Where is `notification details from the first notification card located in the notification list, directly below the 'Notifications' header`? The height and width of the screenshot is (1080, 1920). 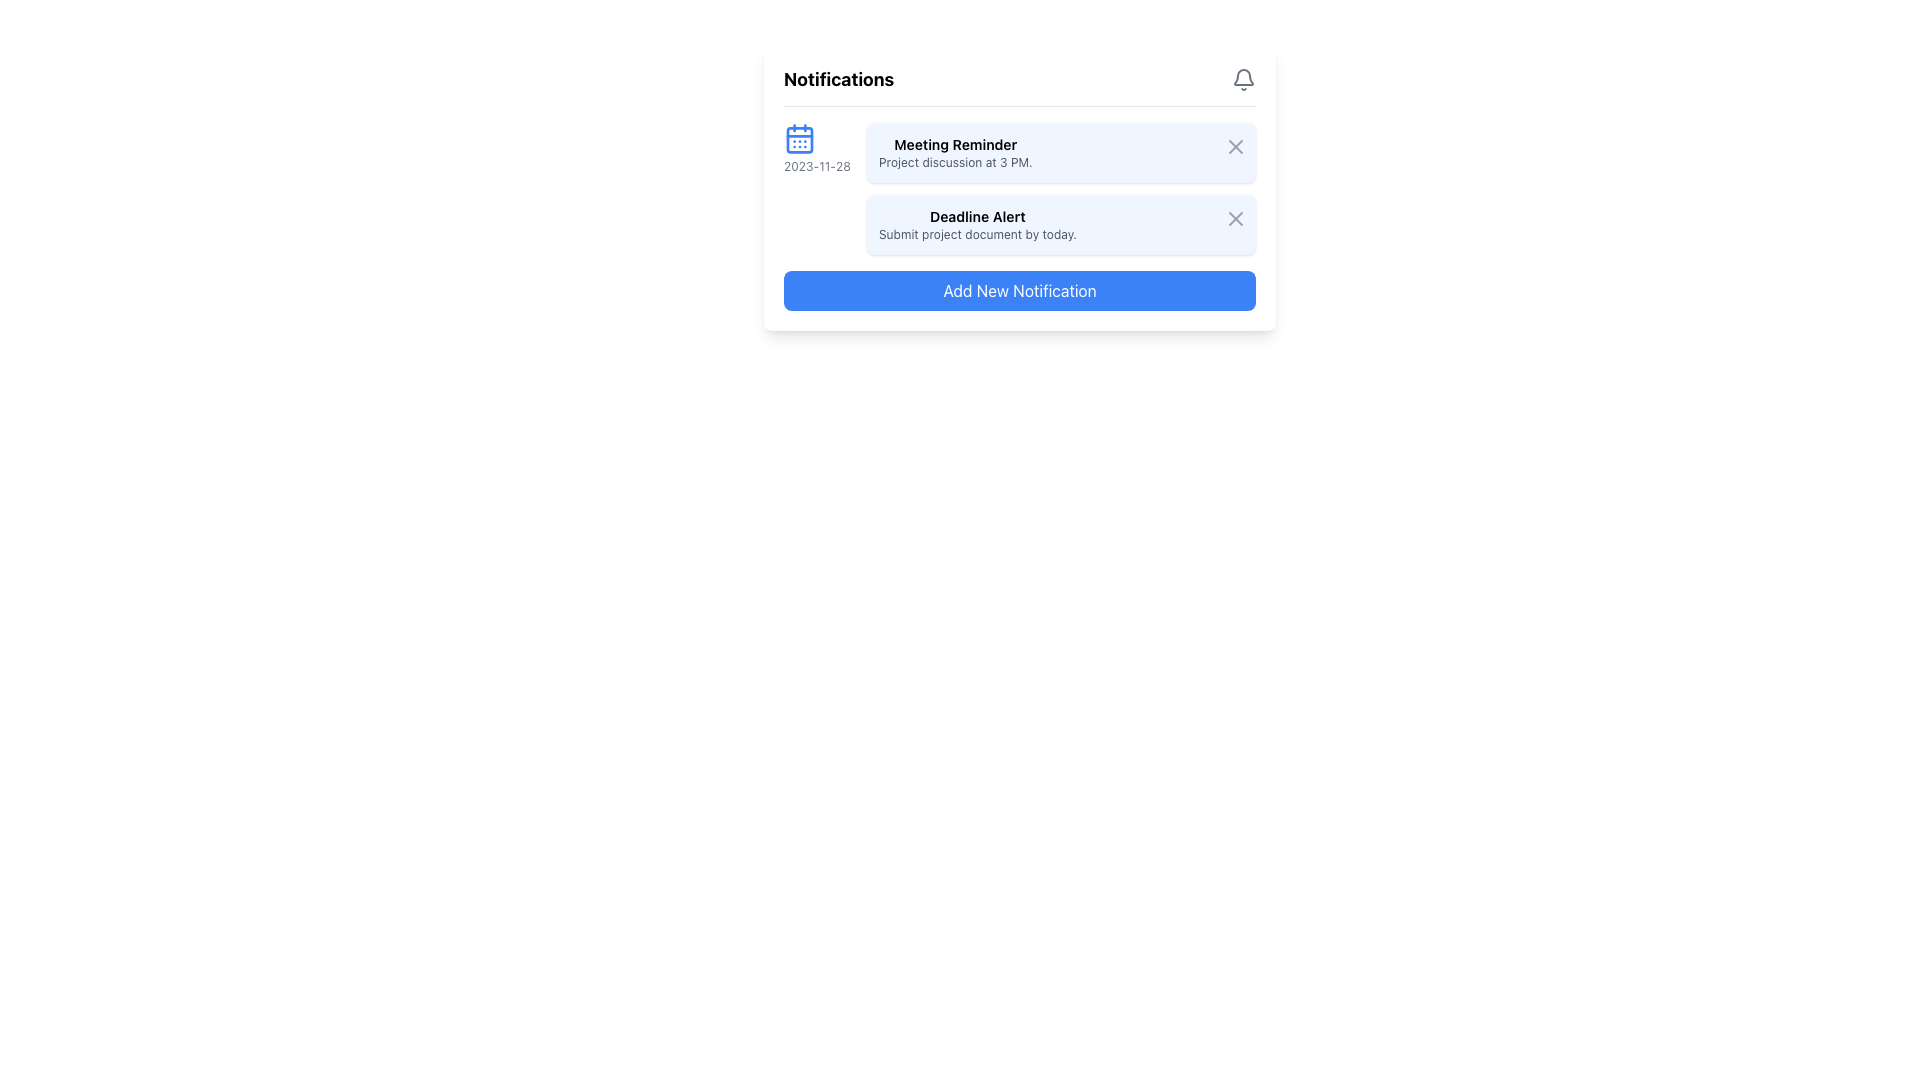 notification details from the first notification card located in the notification list, directly below the 'Notifications' header is located at coordinates (954, 152).